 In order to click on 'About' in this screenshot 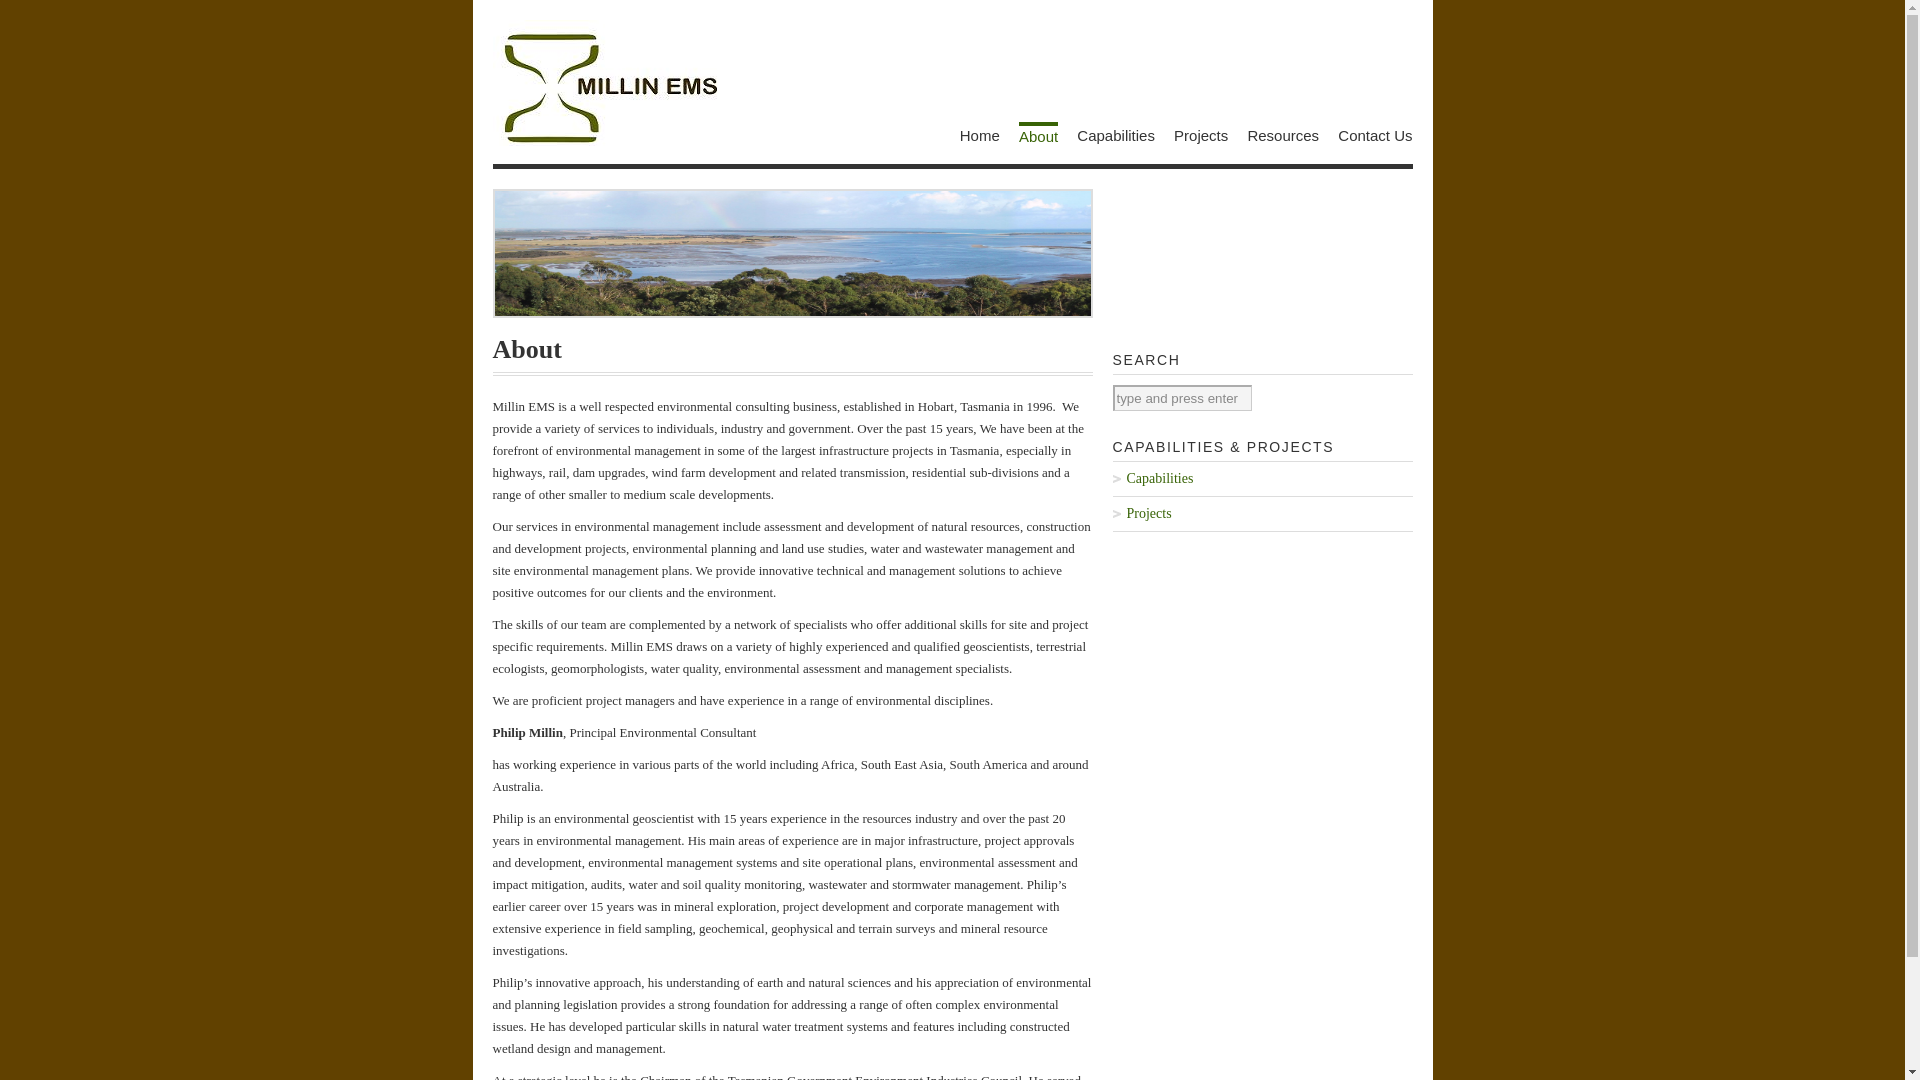, I will do `click(1018, 133)`.